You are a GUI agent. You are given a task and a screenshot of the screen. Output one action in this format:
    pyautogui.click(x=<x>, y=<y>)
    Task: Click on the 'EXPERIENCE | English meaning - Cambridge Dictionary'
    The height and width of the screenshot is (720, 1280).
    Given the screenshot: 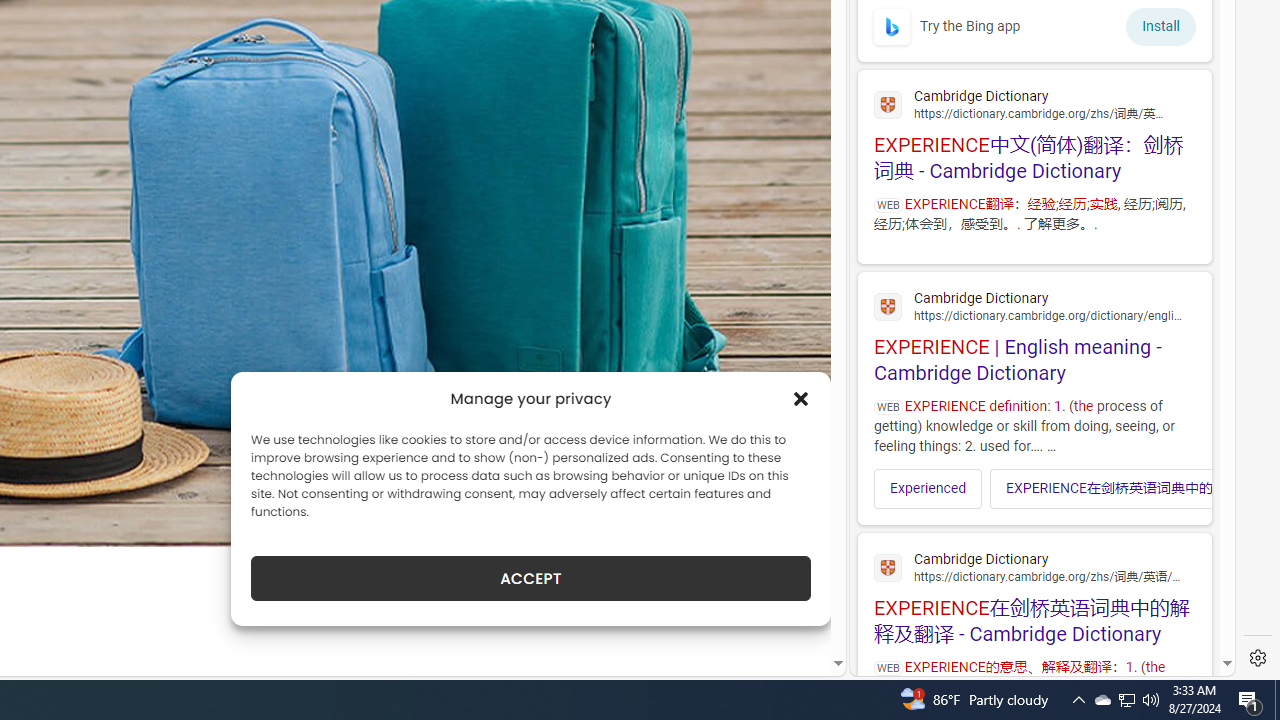 What is the action you would take?
    pyautogui.click(x=1034, y=333)
    